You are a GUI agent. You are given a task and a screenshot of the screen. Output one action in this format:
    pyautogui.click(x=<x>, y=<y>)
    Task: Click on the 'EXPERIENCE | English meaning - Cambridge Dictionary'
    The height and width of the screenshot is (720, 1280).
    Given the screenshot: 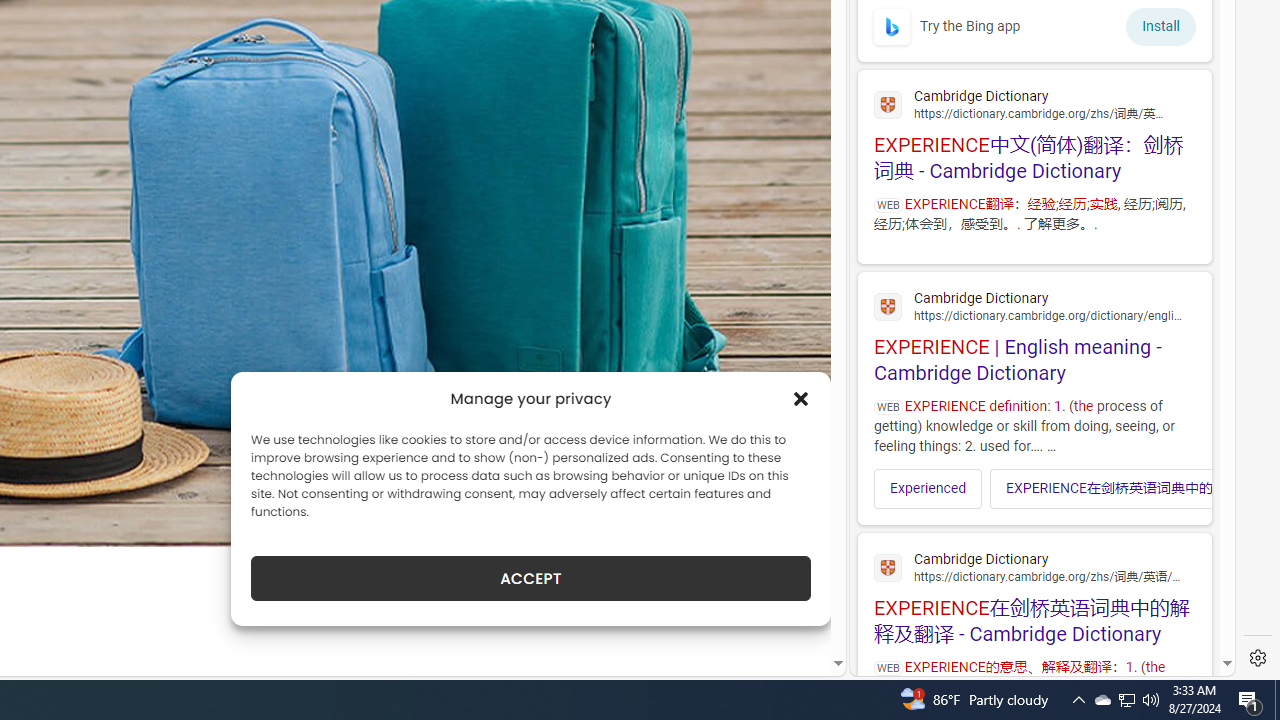 What is the action you would take?
    pyautogui.click(x=1034, y=333)
    